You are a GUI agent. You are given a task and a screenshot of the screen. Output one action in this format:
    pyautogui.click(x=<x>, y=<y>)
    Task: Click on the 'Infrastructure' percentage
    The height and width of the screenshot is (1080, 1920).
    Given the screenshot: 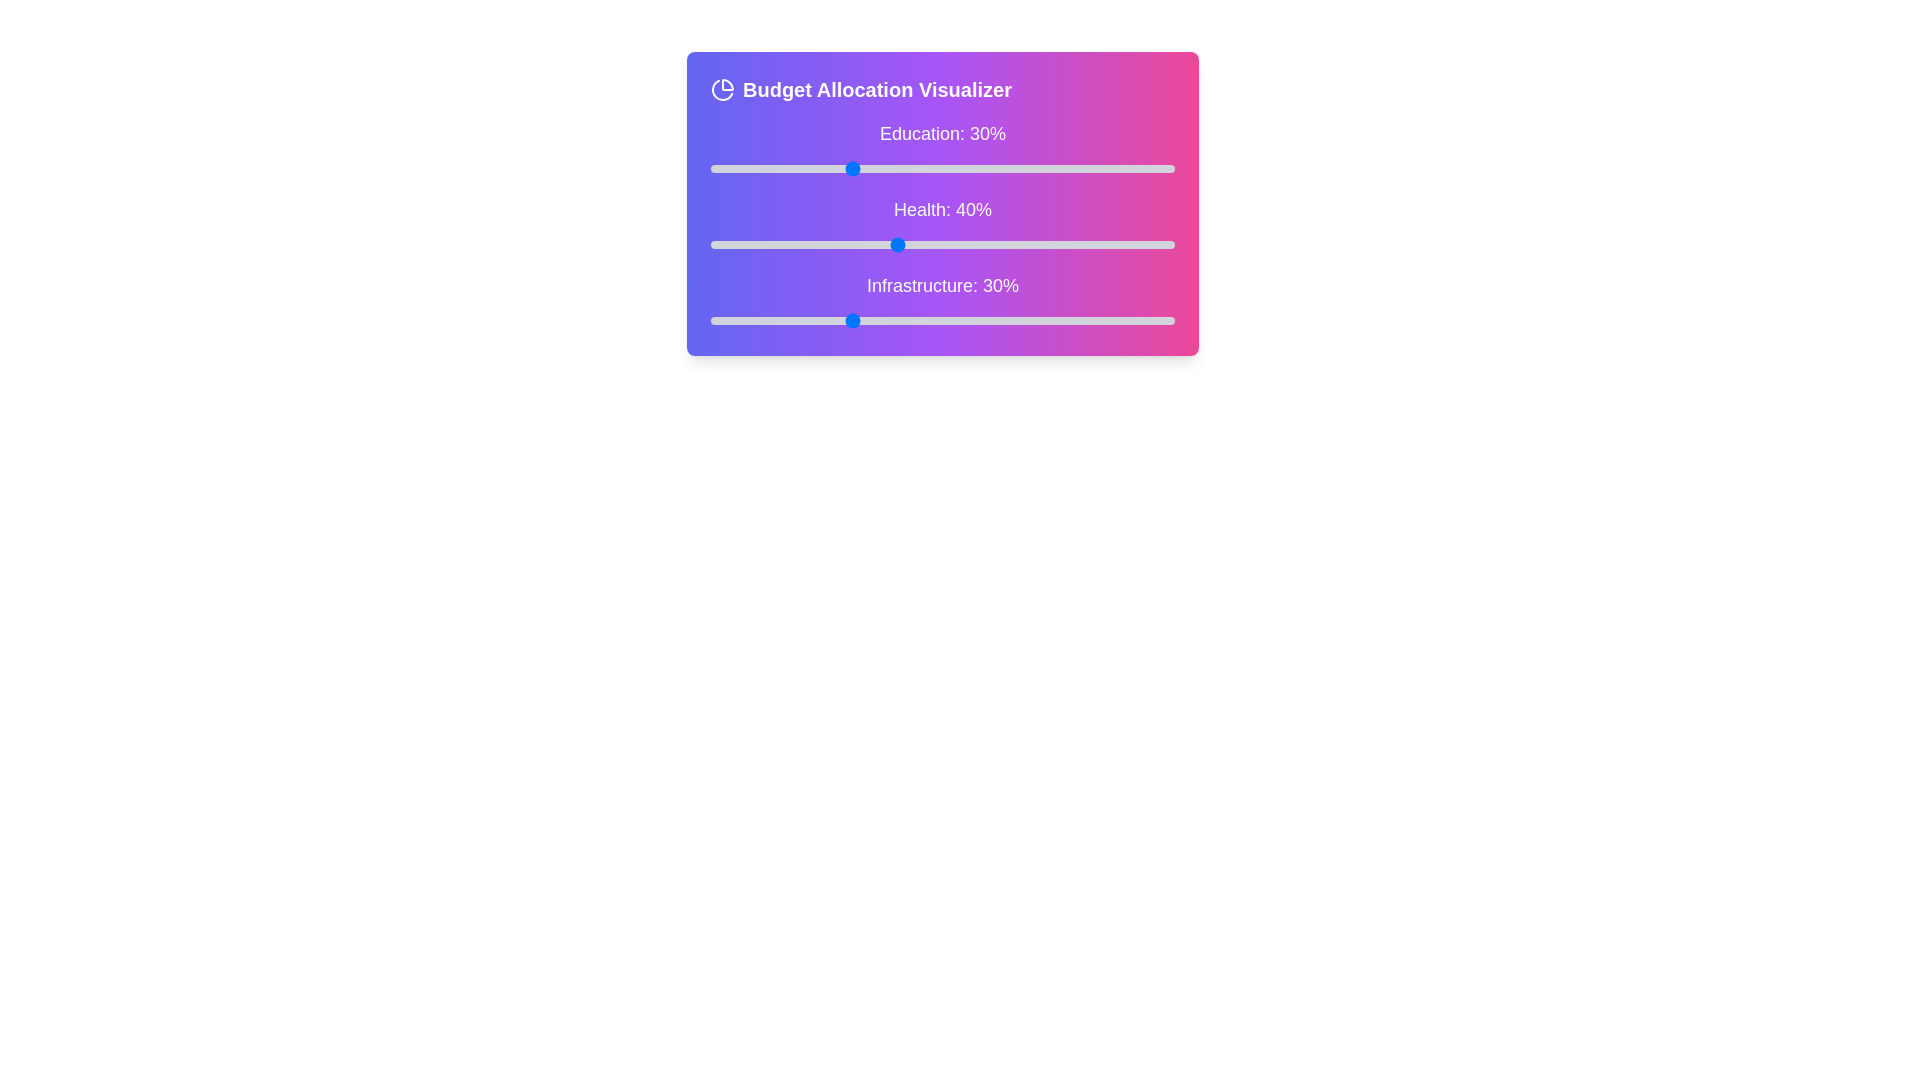 What is the action you would take?
    pyautogui.click(x=1118, y=319)
    